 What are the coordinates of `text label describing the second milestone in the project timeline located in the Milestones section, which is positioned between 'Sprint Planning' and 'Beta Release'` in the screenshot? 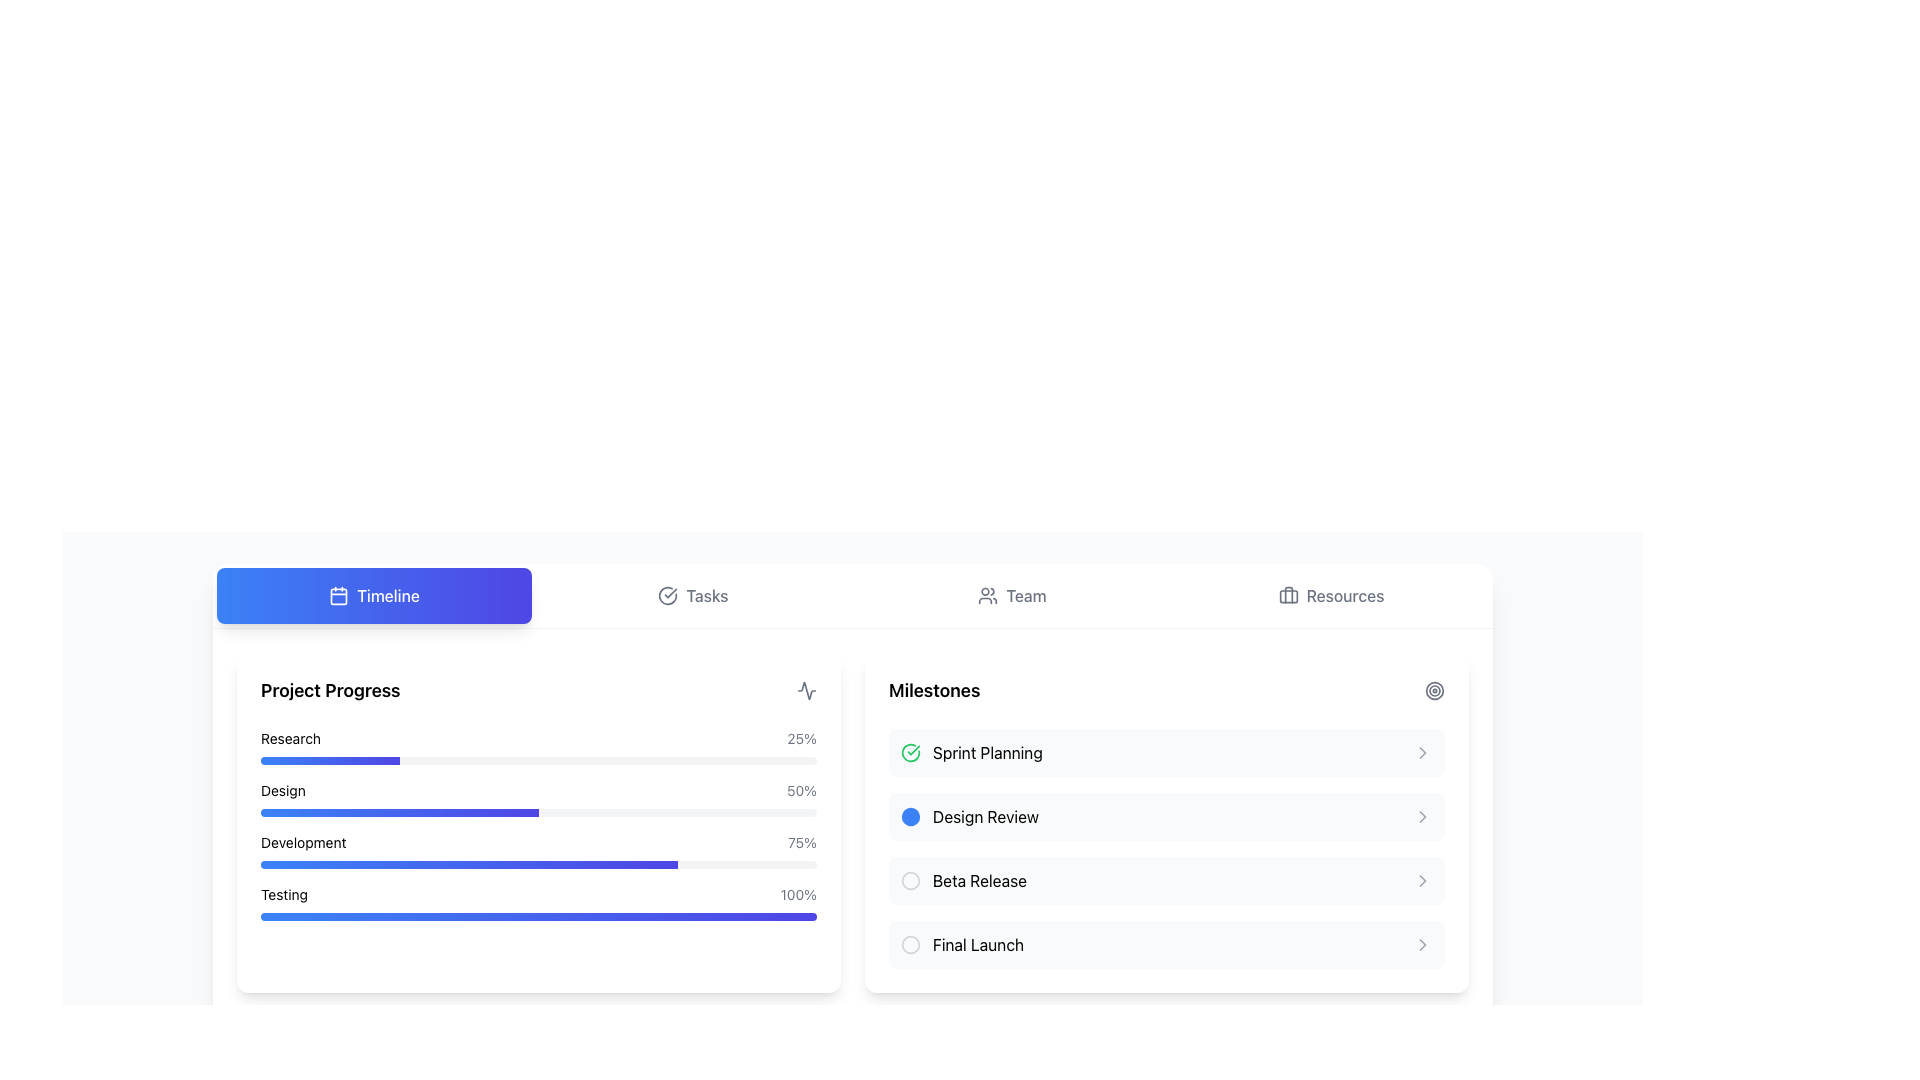 It's located at (985, 817).